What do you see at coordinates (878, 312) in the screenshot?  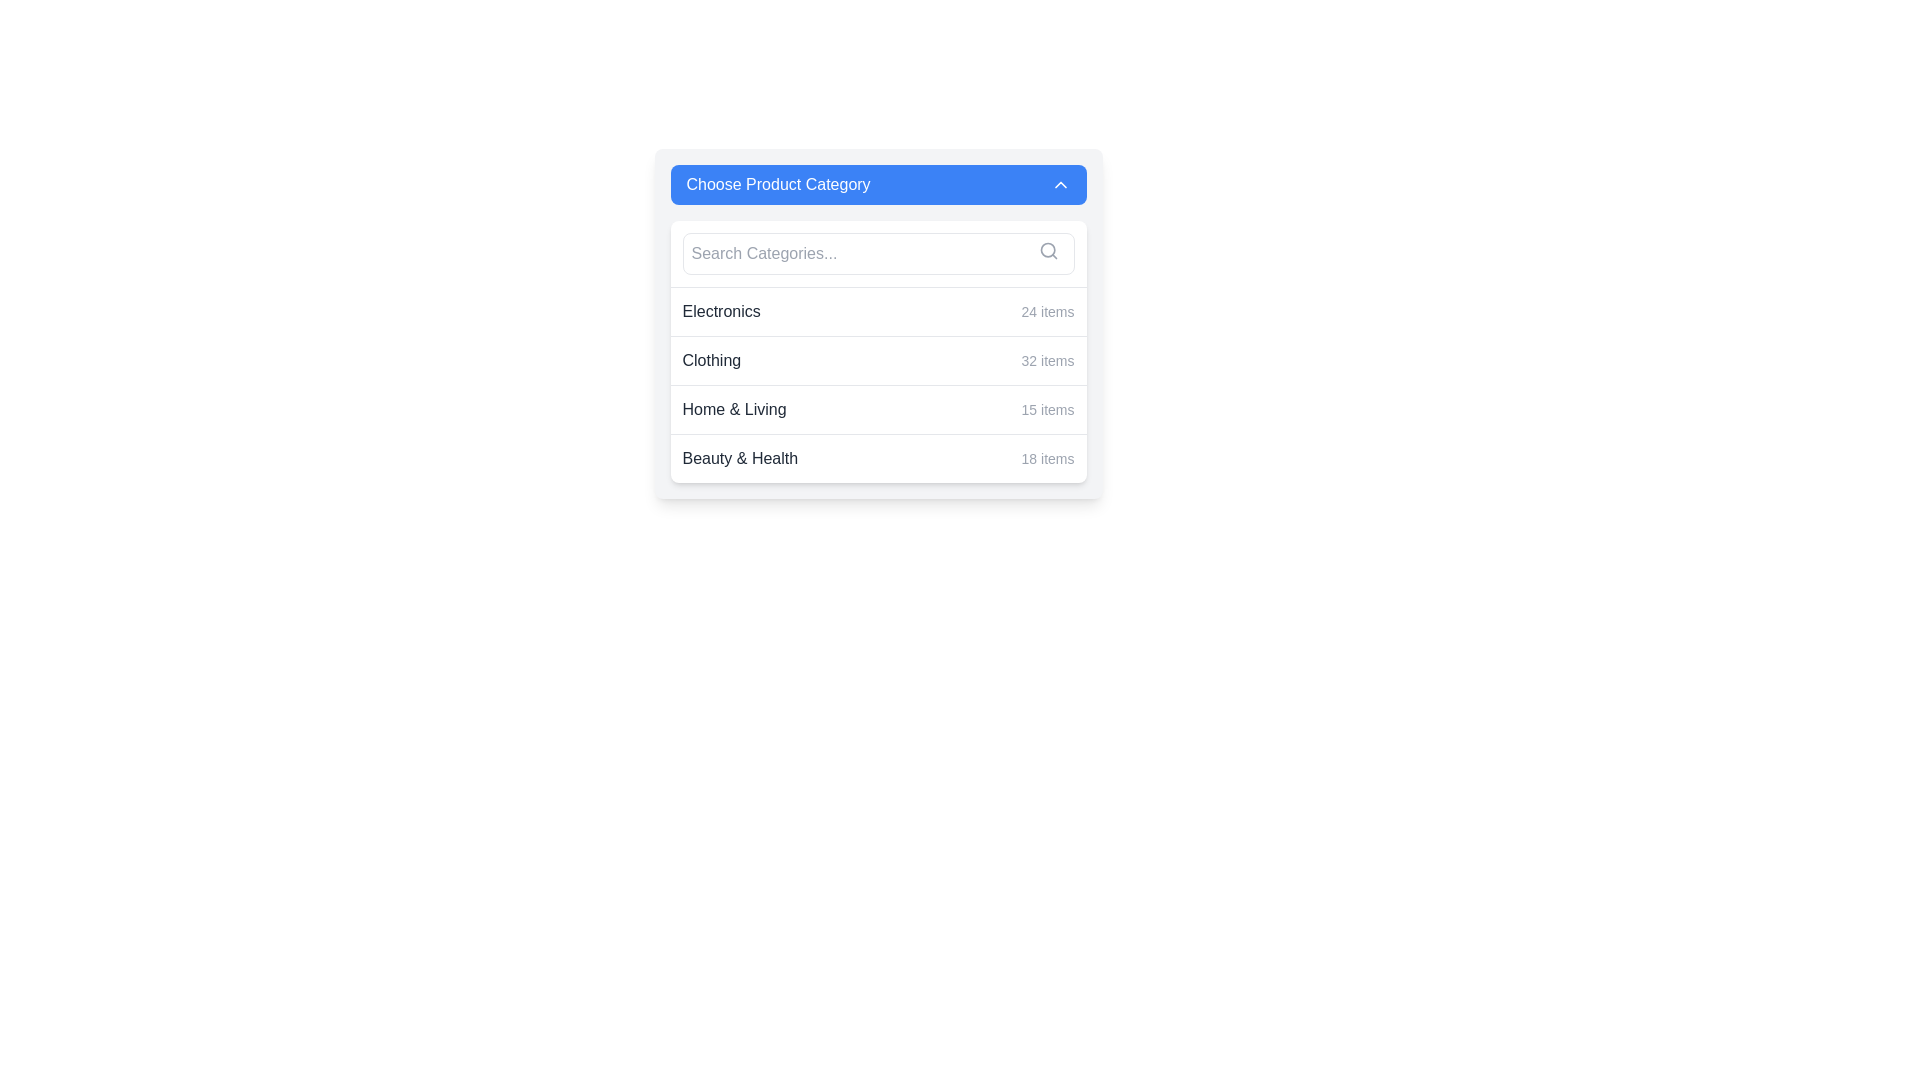 I see `the first list item displaying the category 'Electronics' with details showing '24 items' to visualize the hover effect` at bounding box center [878, 312].